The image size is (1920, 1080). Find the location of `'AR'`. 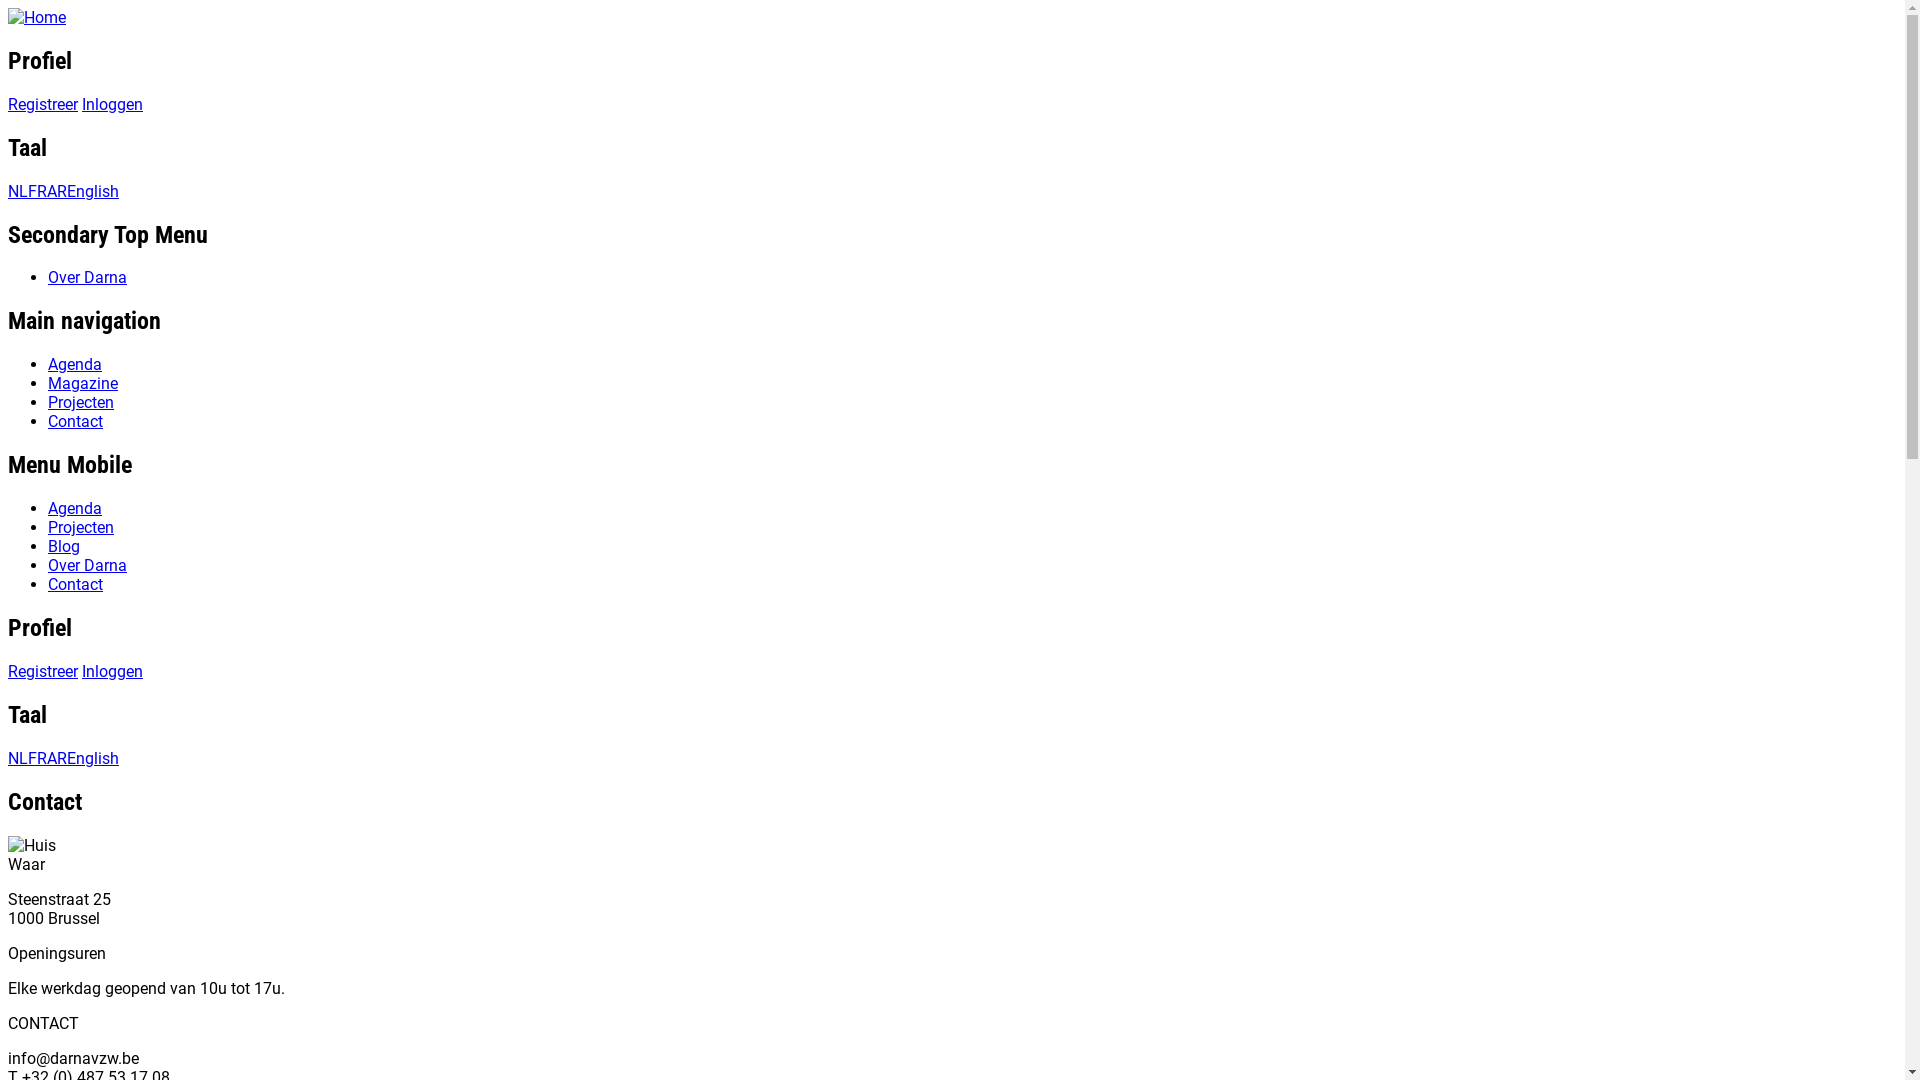

'AR' is located at coordinates (57, 758).